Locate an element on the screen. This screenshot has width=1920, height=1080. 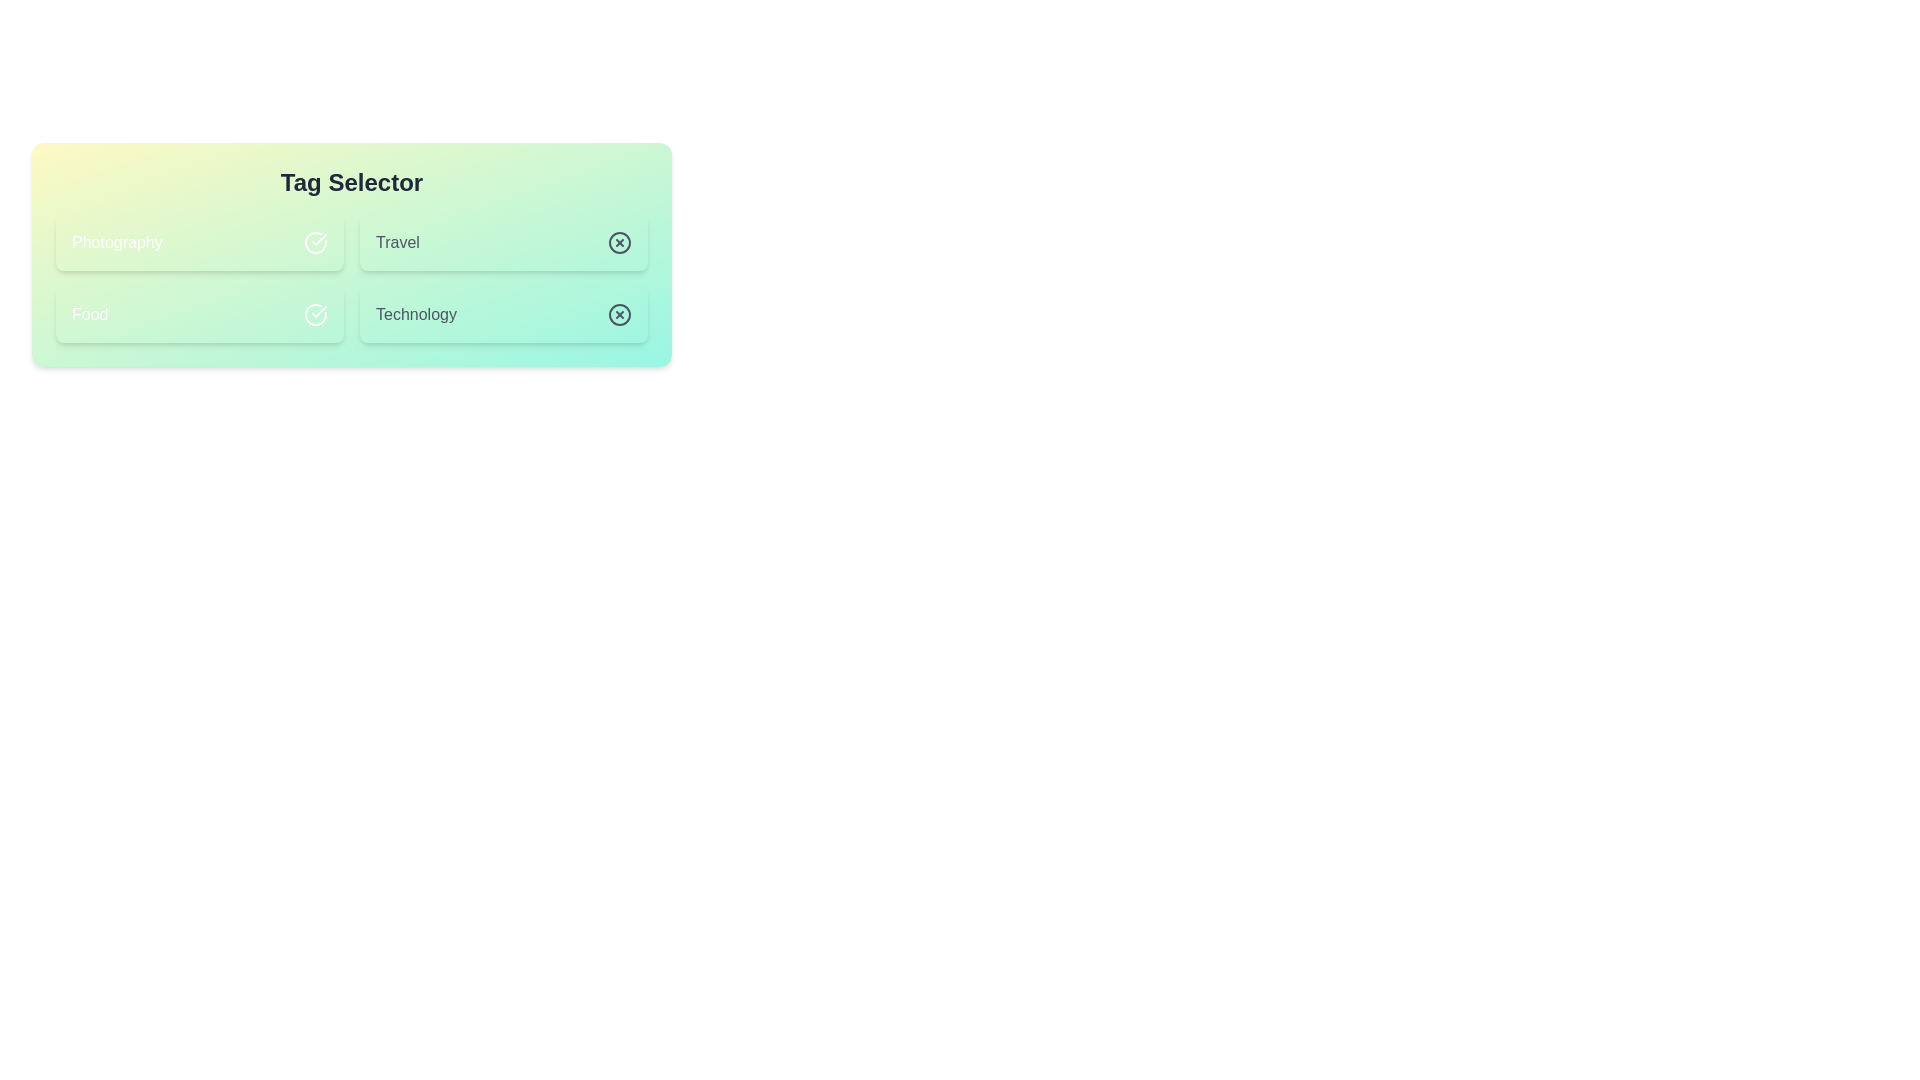
the tag labeled Technology to toggle its active state is located at coordinates (504, 315).